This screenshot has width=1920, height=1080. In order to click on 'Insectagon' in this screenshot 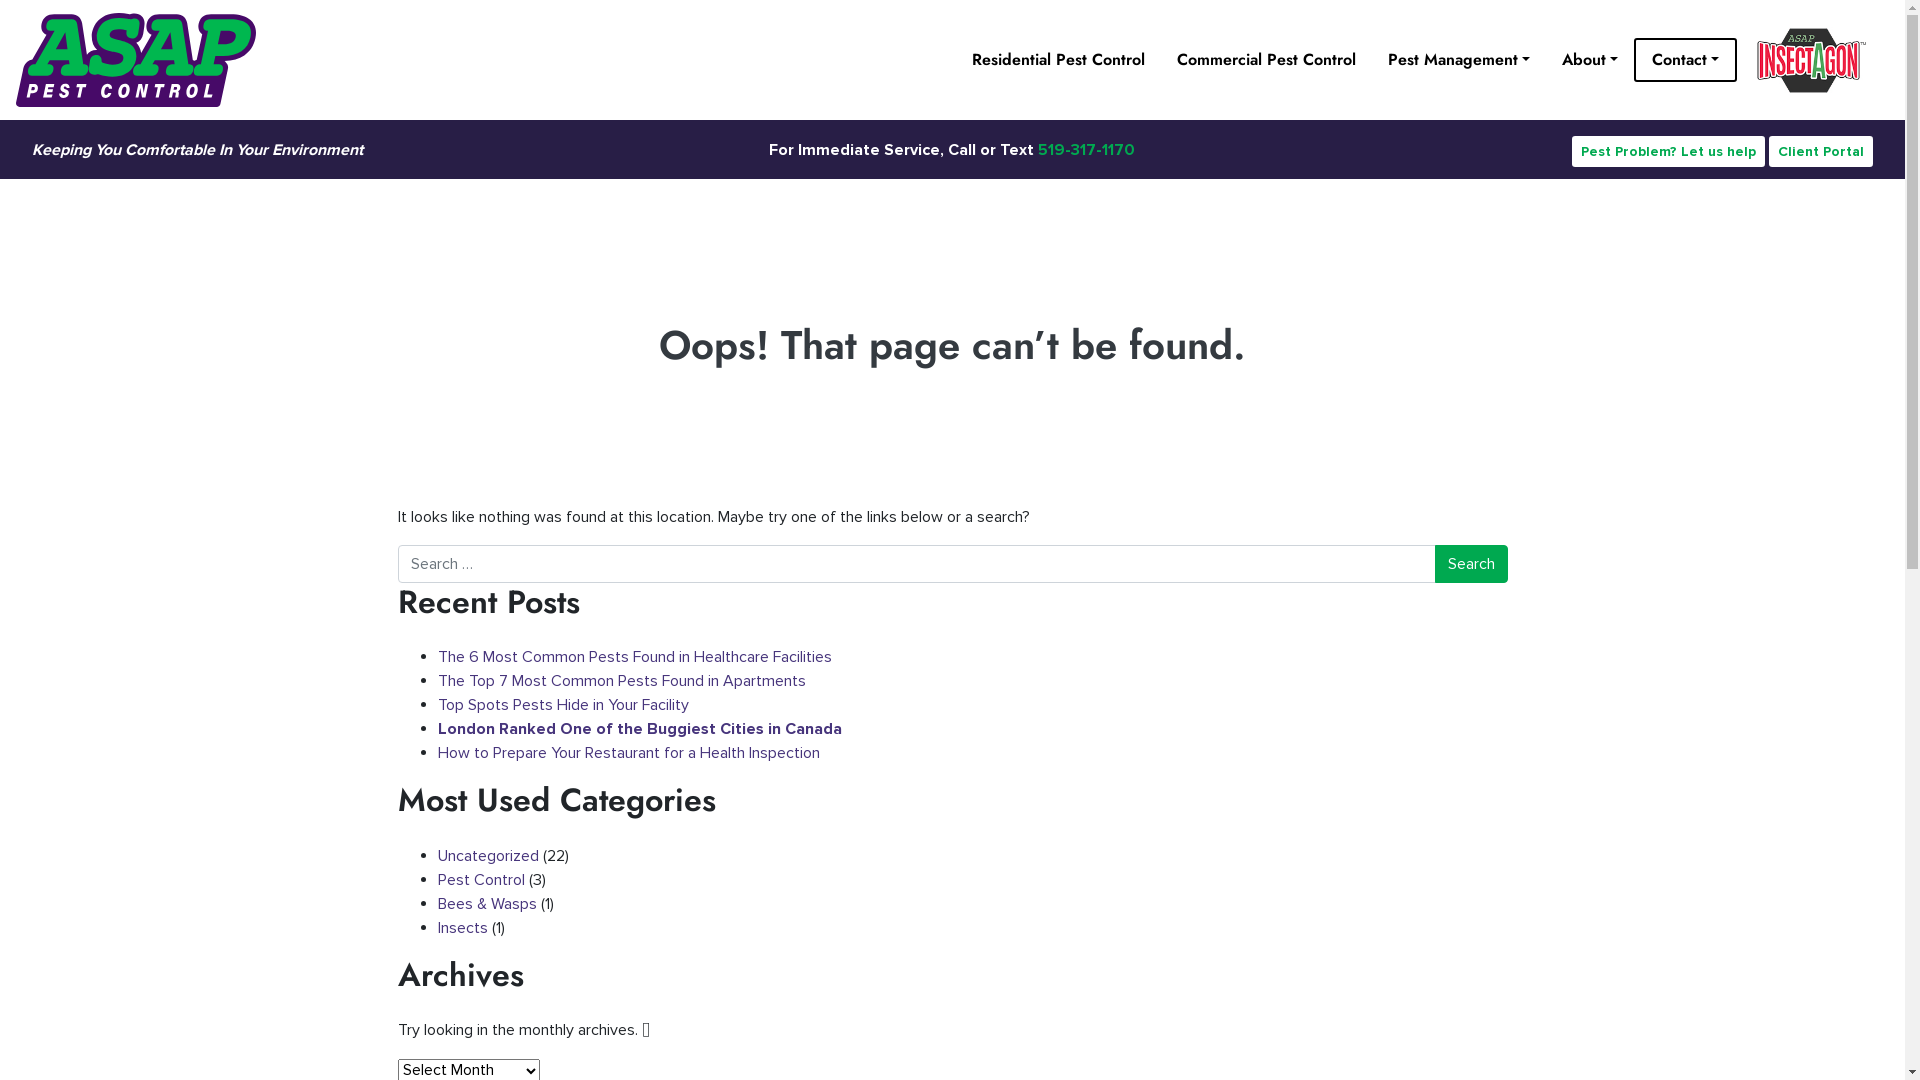, I will do `click(1813, 59)`.